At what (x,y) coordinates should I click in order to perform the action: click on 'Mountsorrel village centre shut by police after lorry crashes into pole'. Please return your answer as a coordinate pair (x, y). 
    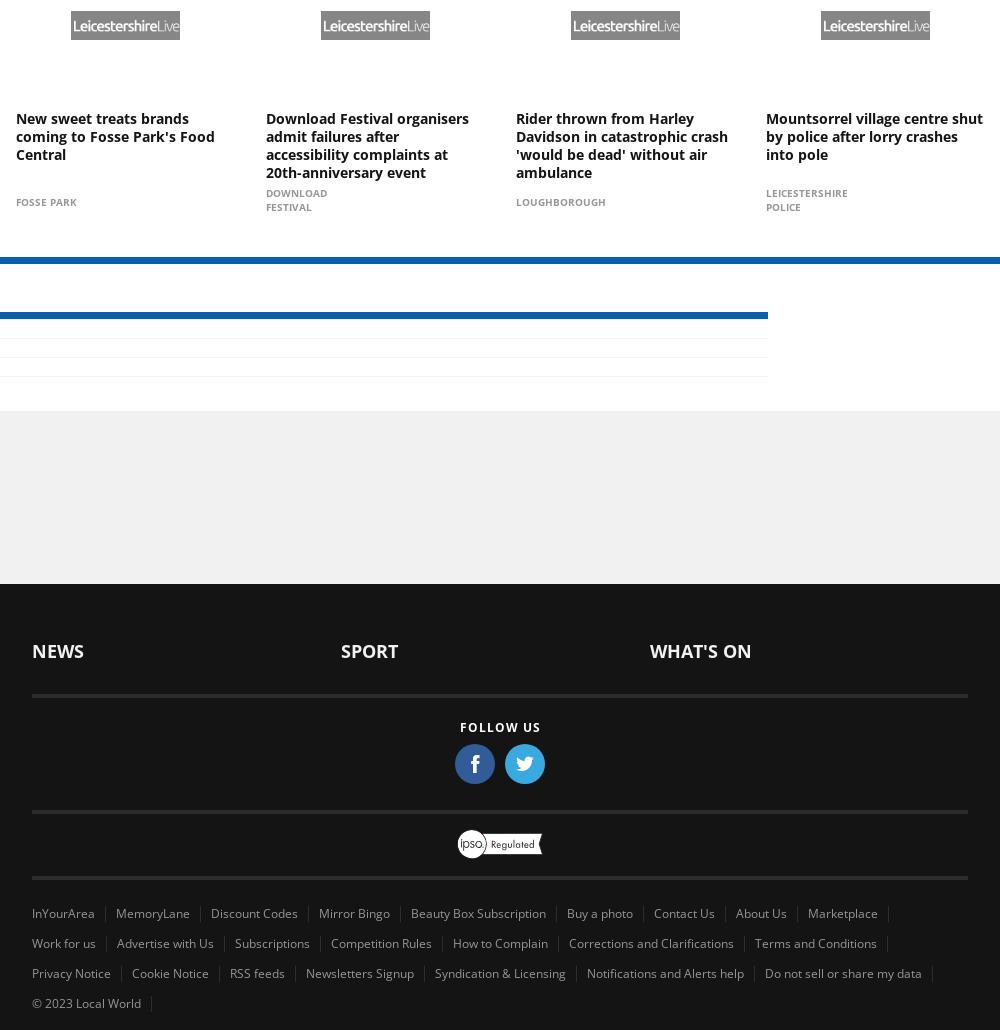
    Looking at the image, I should click on (873, 134).